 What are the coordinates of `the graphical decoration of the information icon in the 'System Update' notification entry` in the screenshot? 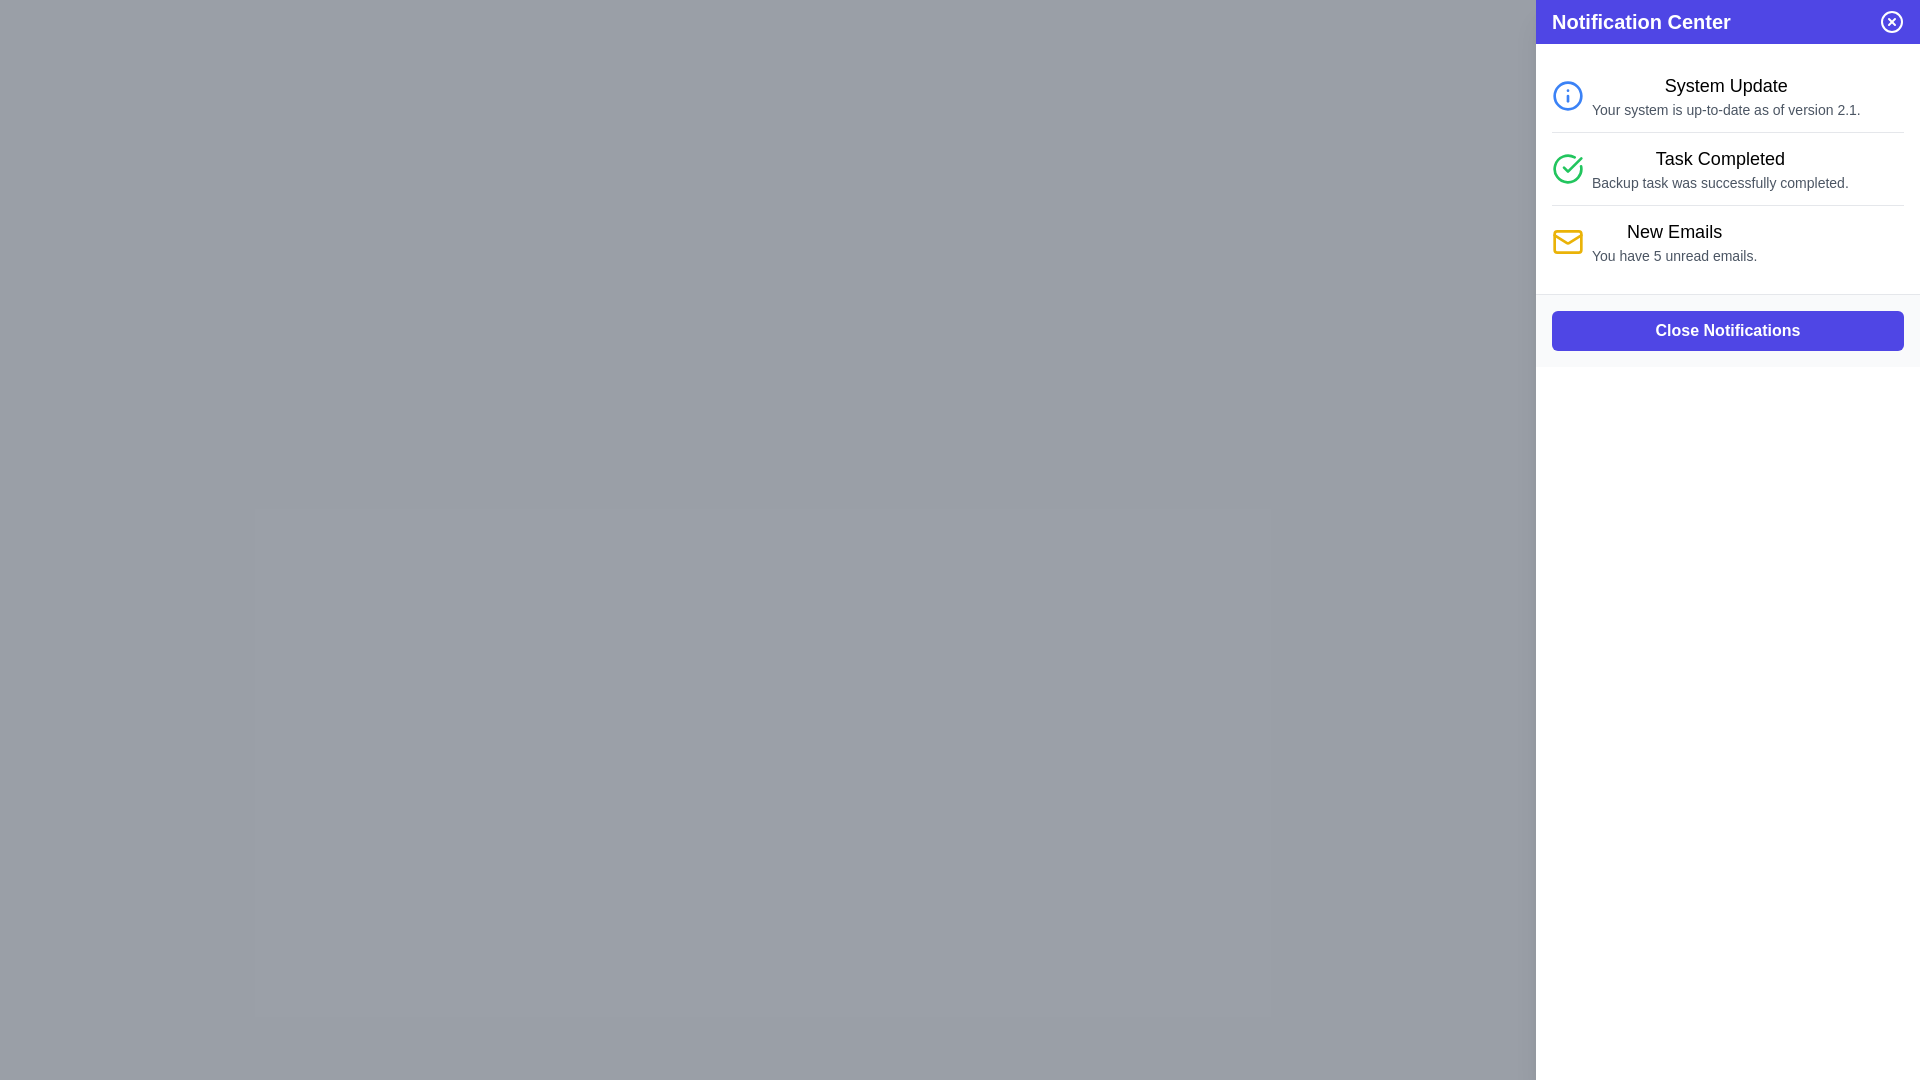 It's located at (1567, 96).